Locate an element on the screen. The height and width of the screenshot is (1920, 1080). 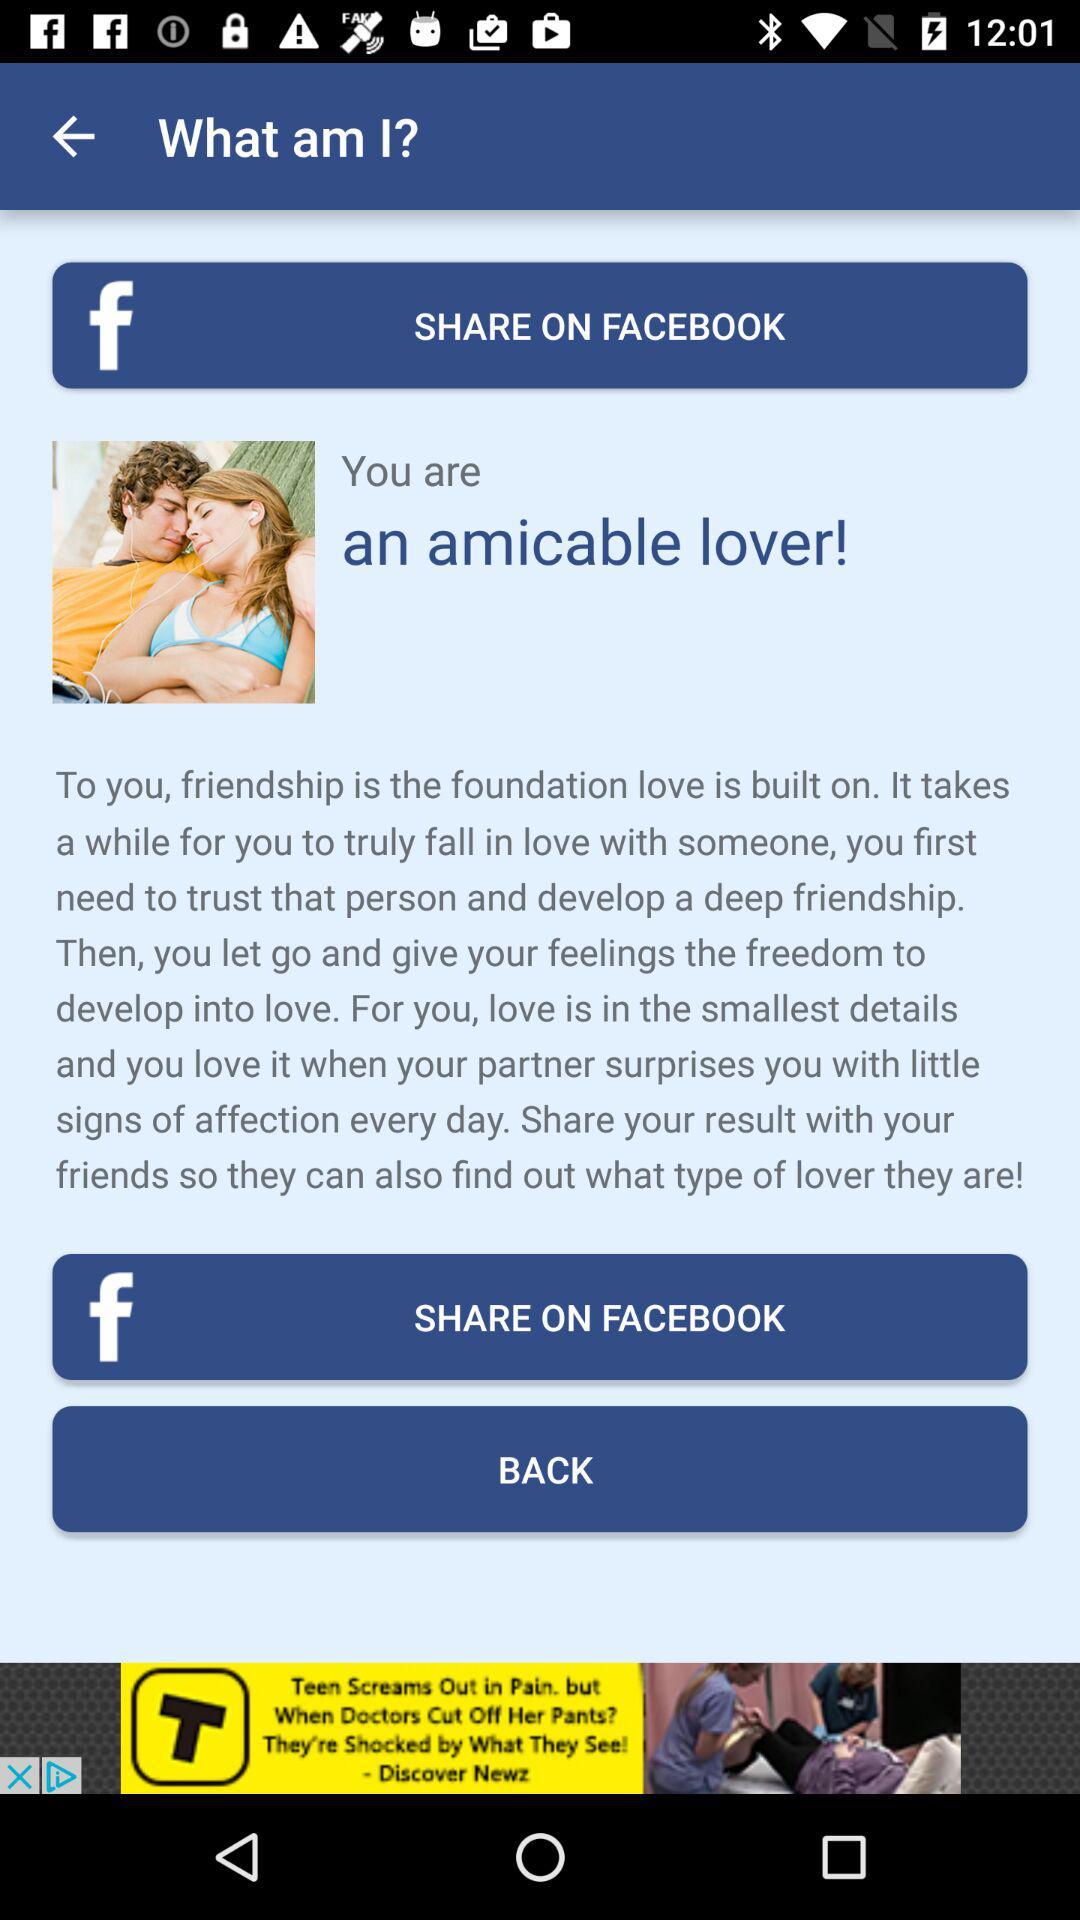
advertisement is located at coordinates (540, 1727).